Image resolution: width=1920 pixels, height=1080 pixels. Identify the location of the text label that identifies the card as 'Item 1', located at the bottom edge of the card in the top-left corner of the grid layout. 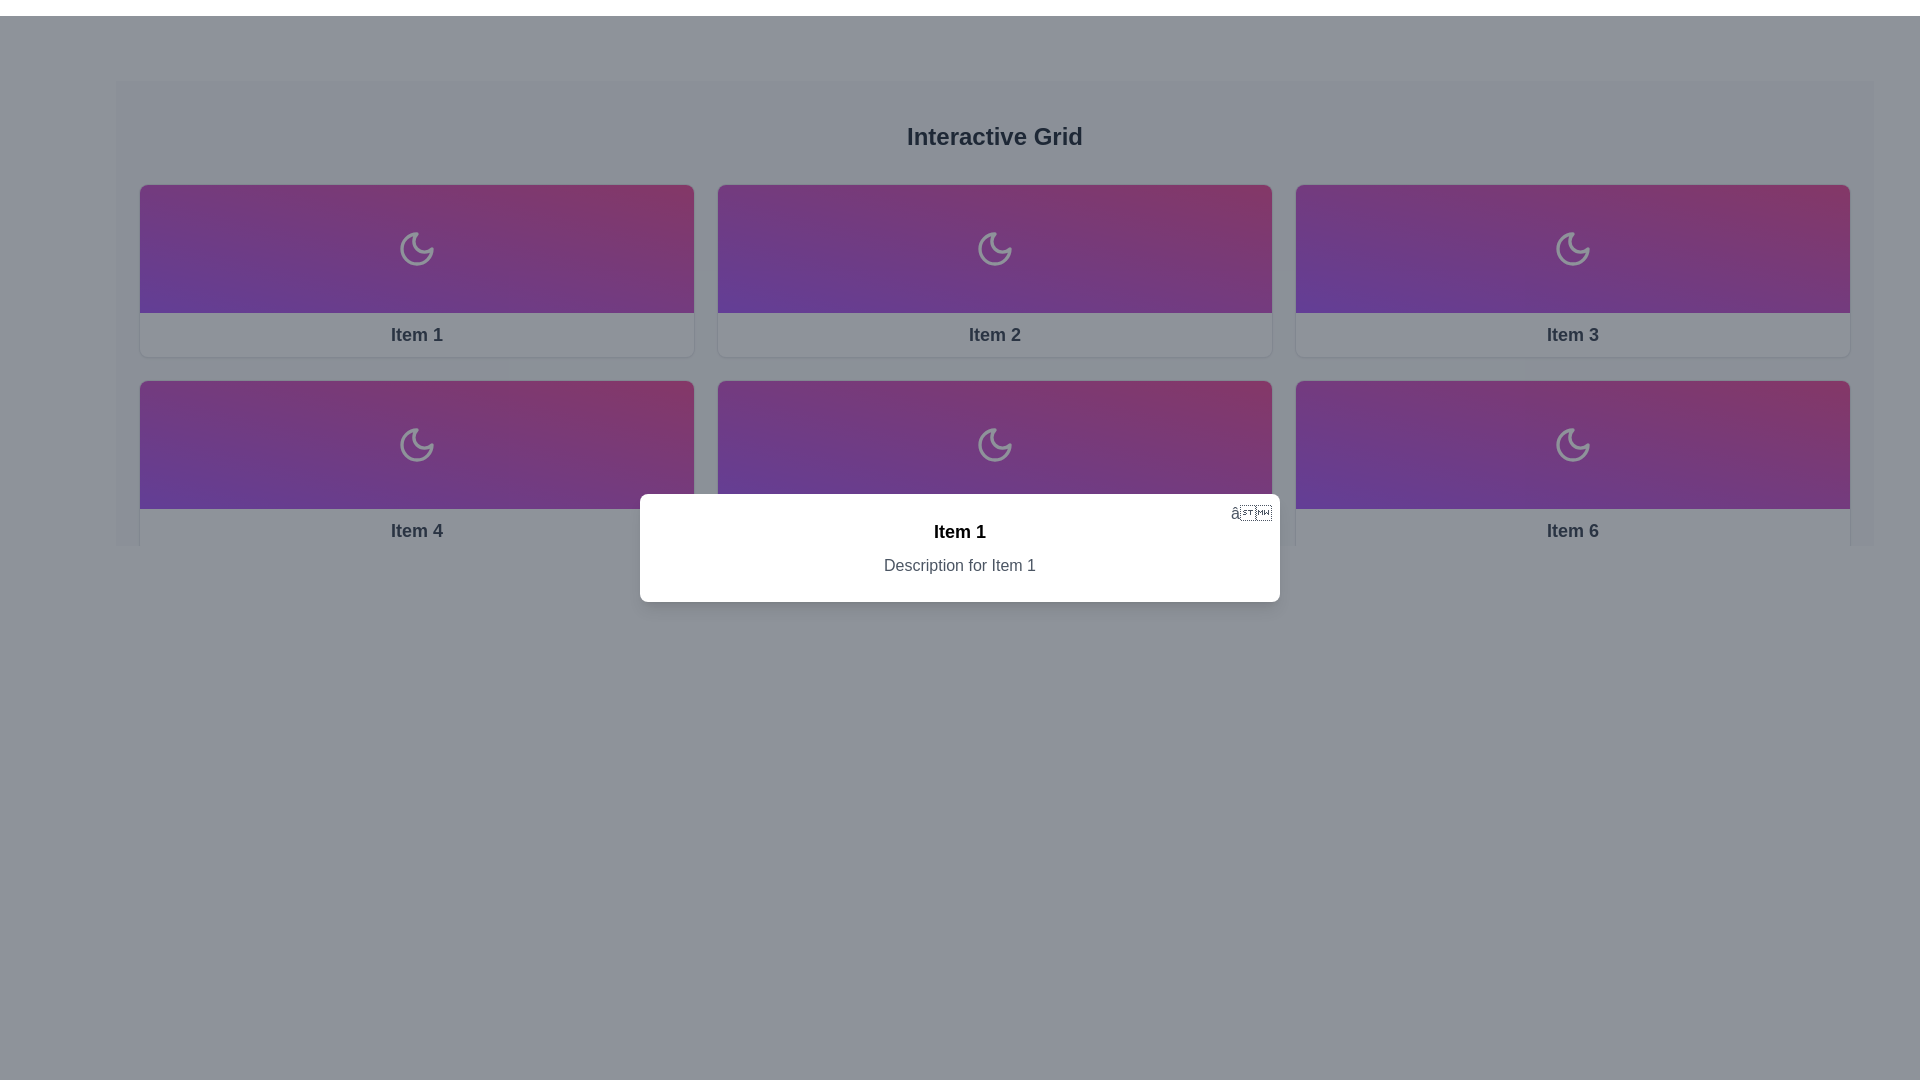
(416, 334).